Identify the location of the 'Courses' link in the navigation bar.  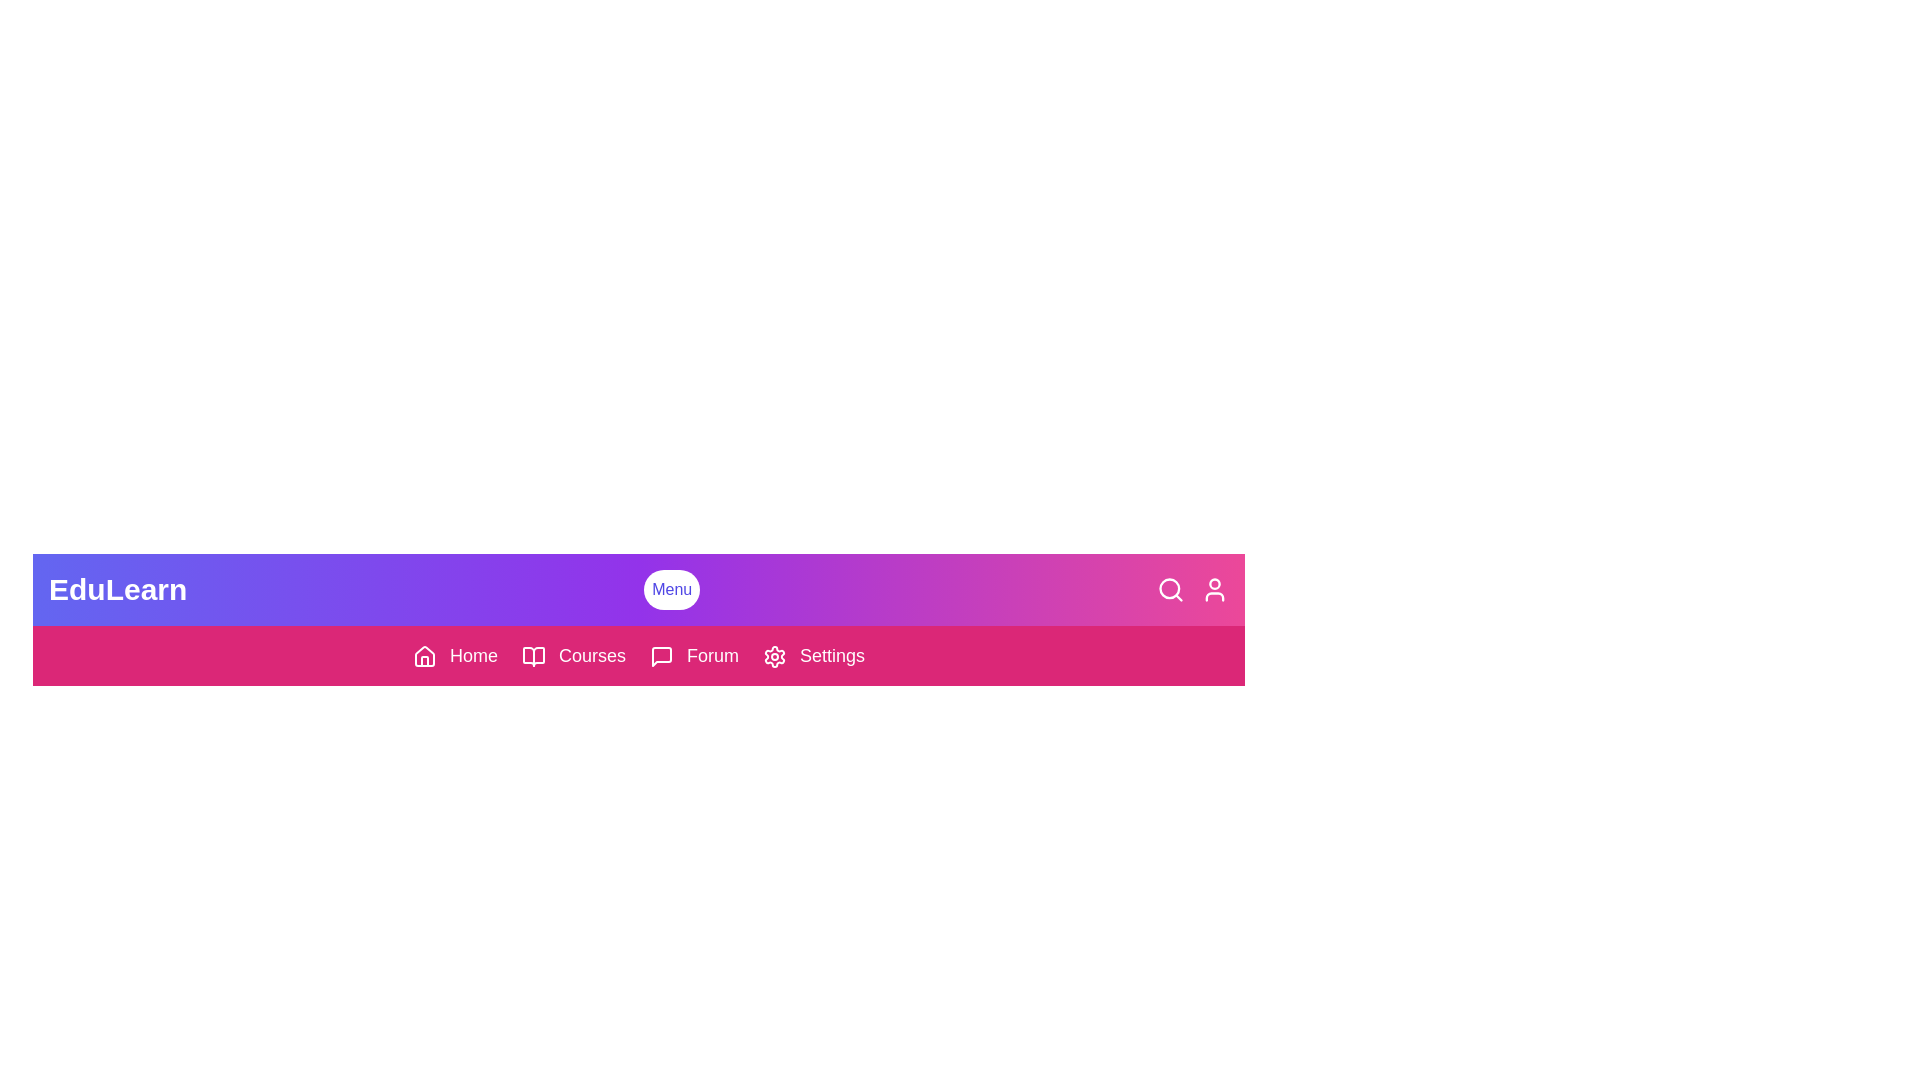
(572, 655).